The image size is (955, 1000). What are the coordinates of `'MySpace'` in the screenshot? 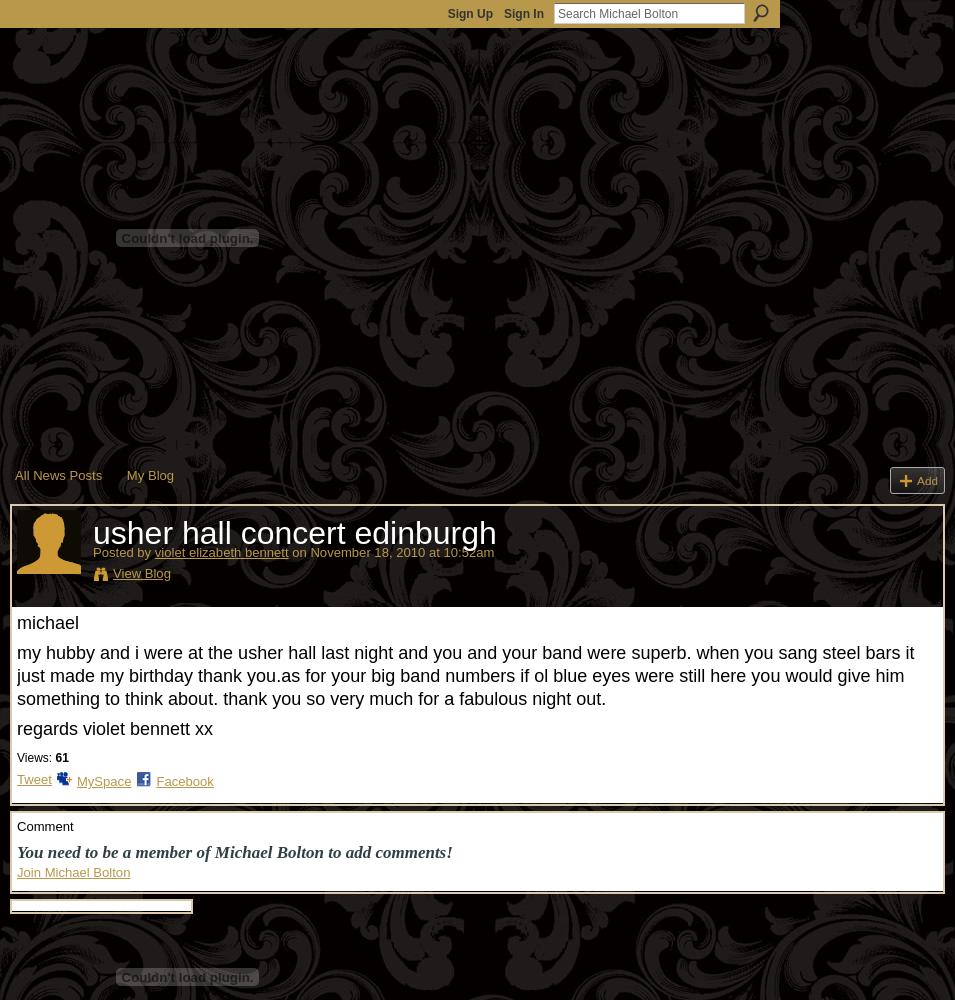 It's located at (102, 781).